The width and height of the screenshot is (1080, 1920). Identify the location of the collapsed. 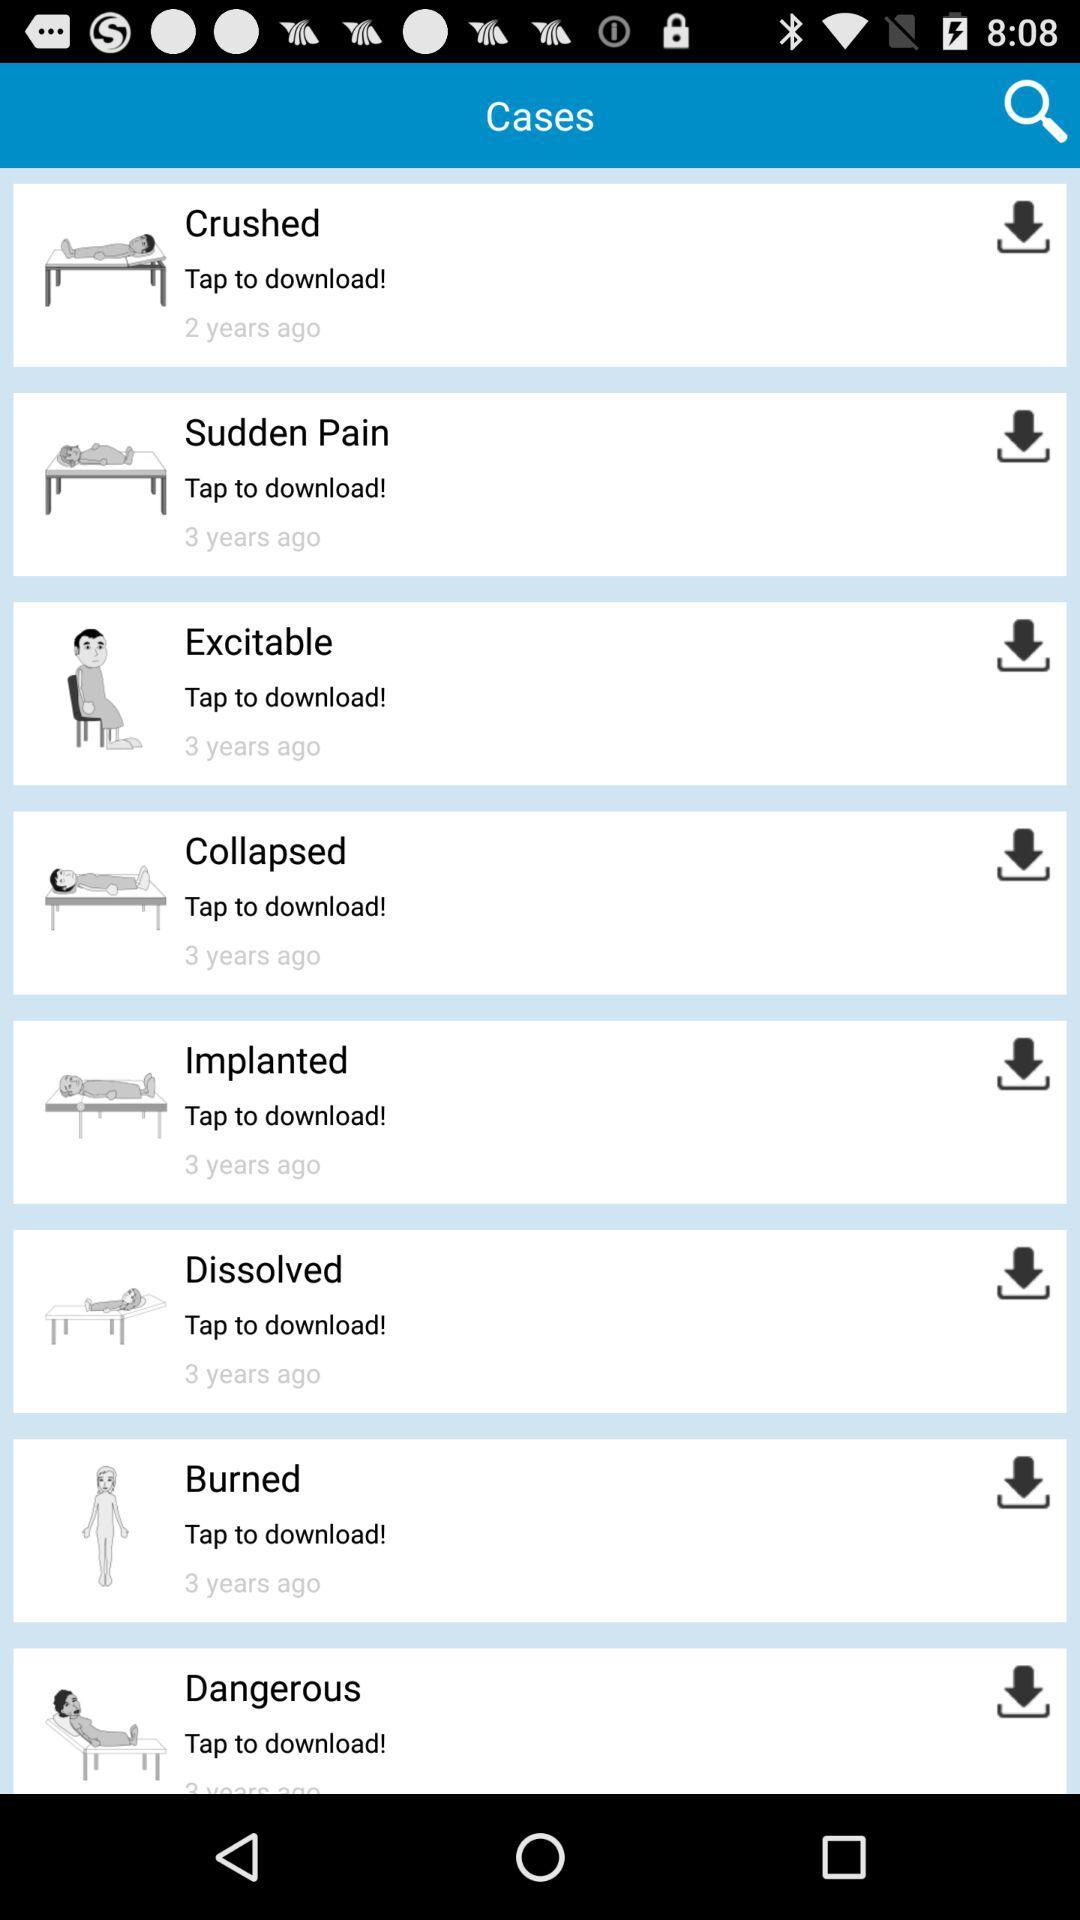
(264, 849).